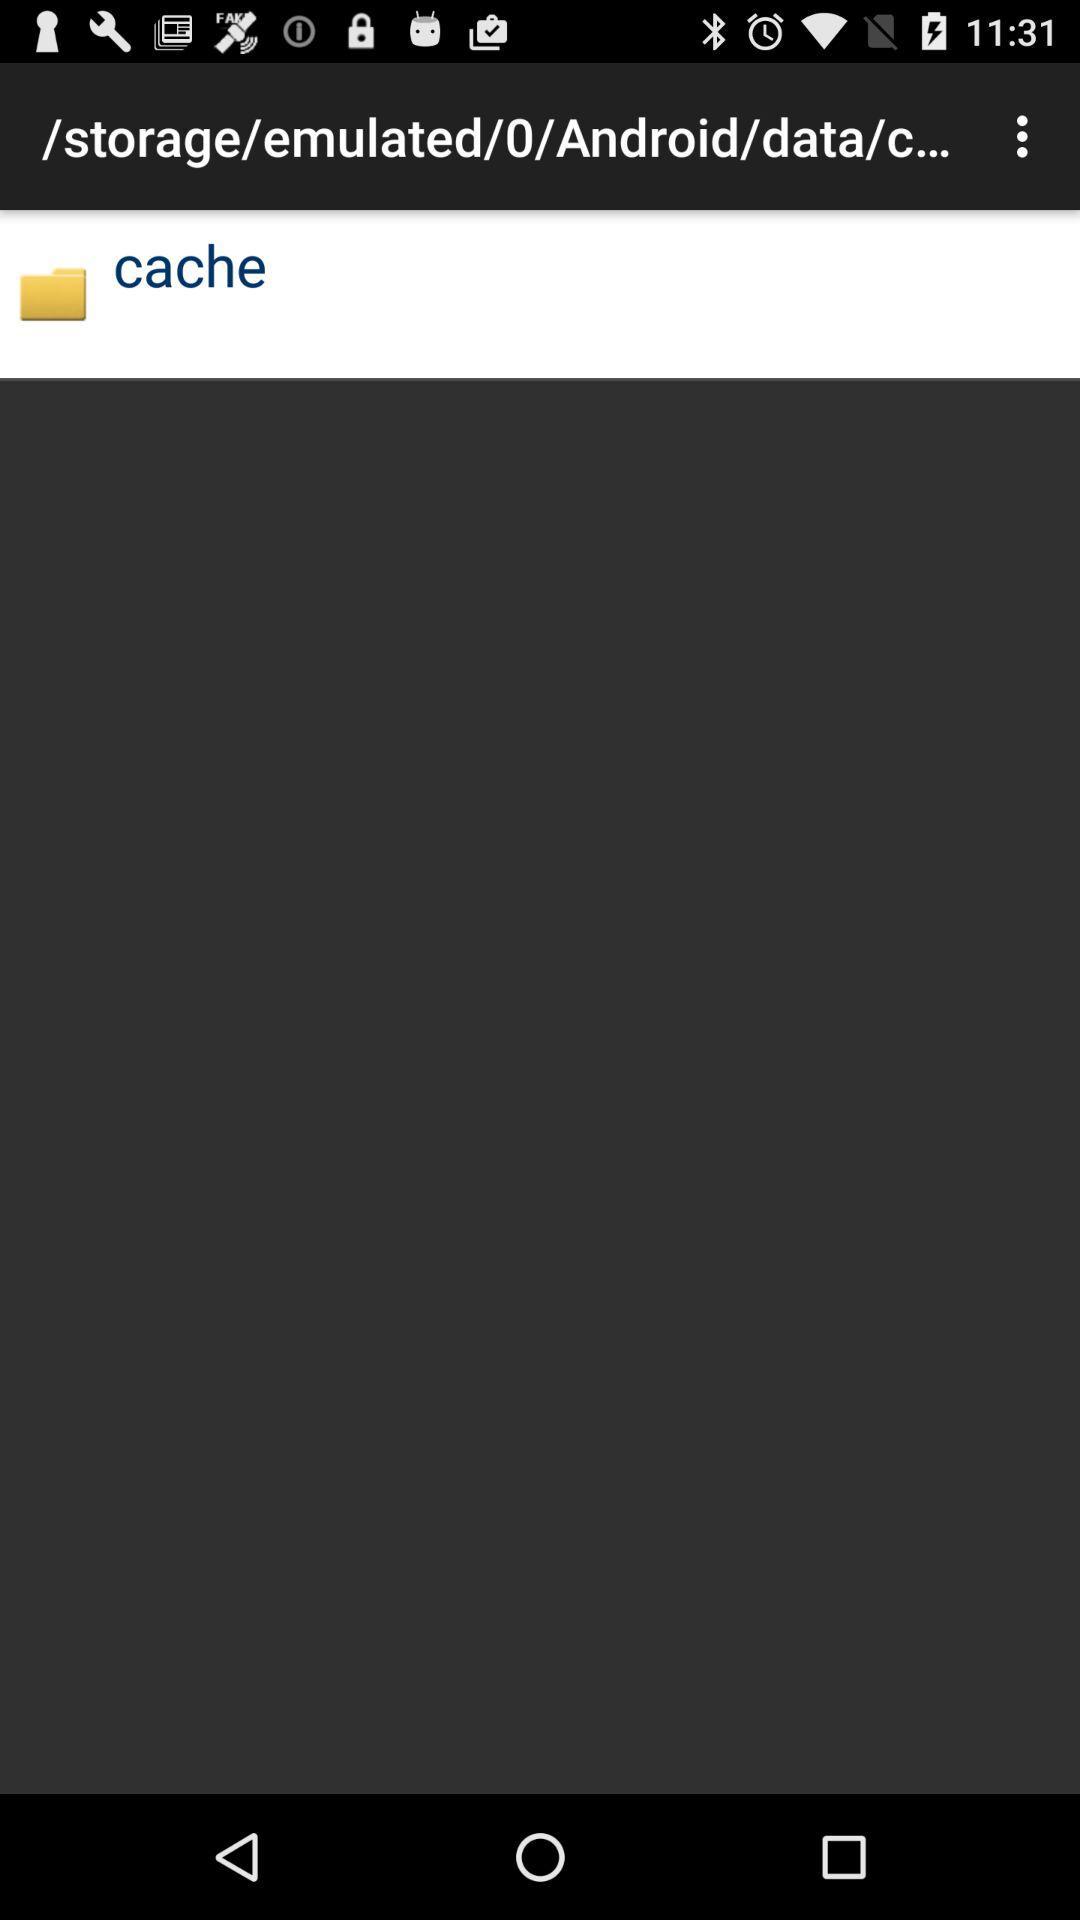 The width and height of the screenshot is (1080, 1920). I want to click on the app next to the storage emulated 0 item, so click(1027, 135).